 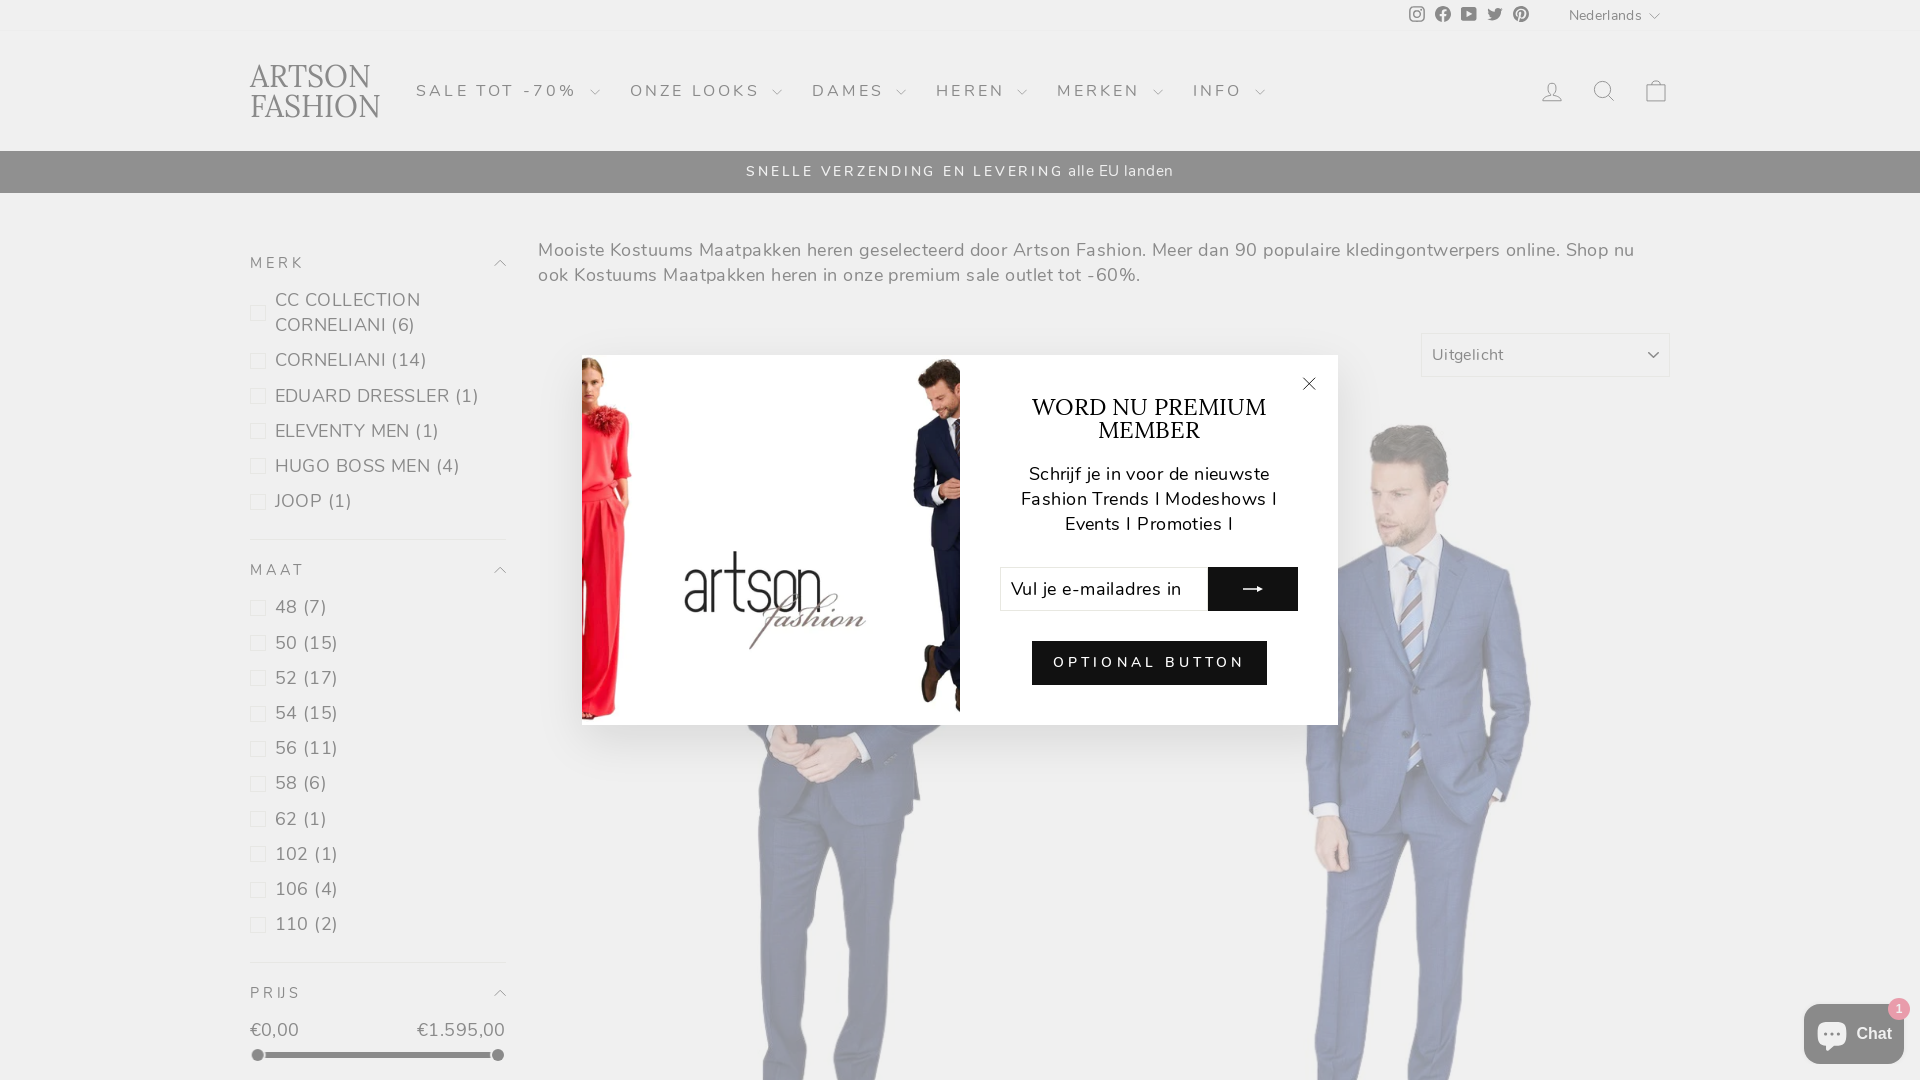 What do you see at coordinates (1656, 91) in the screenshot?
I see `'ICON-BAG-MINIMAL` at bounding box center [1656, 91].